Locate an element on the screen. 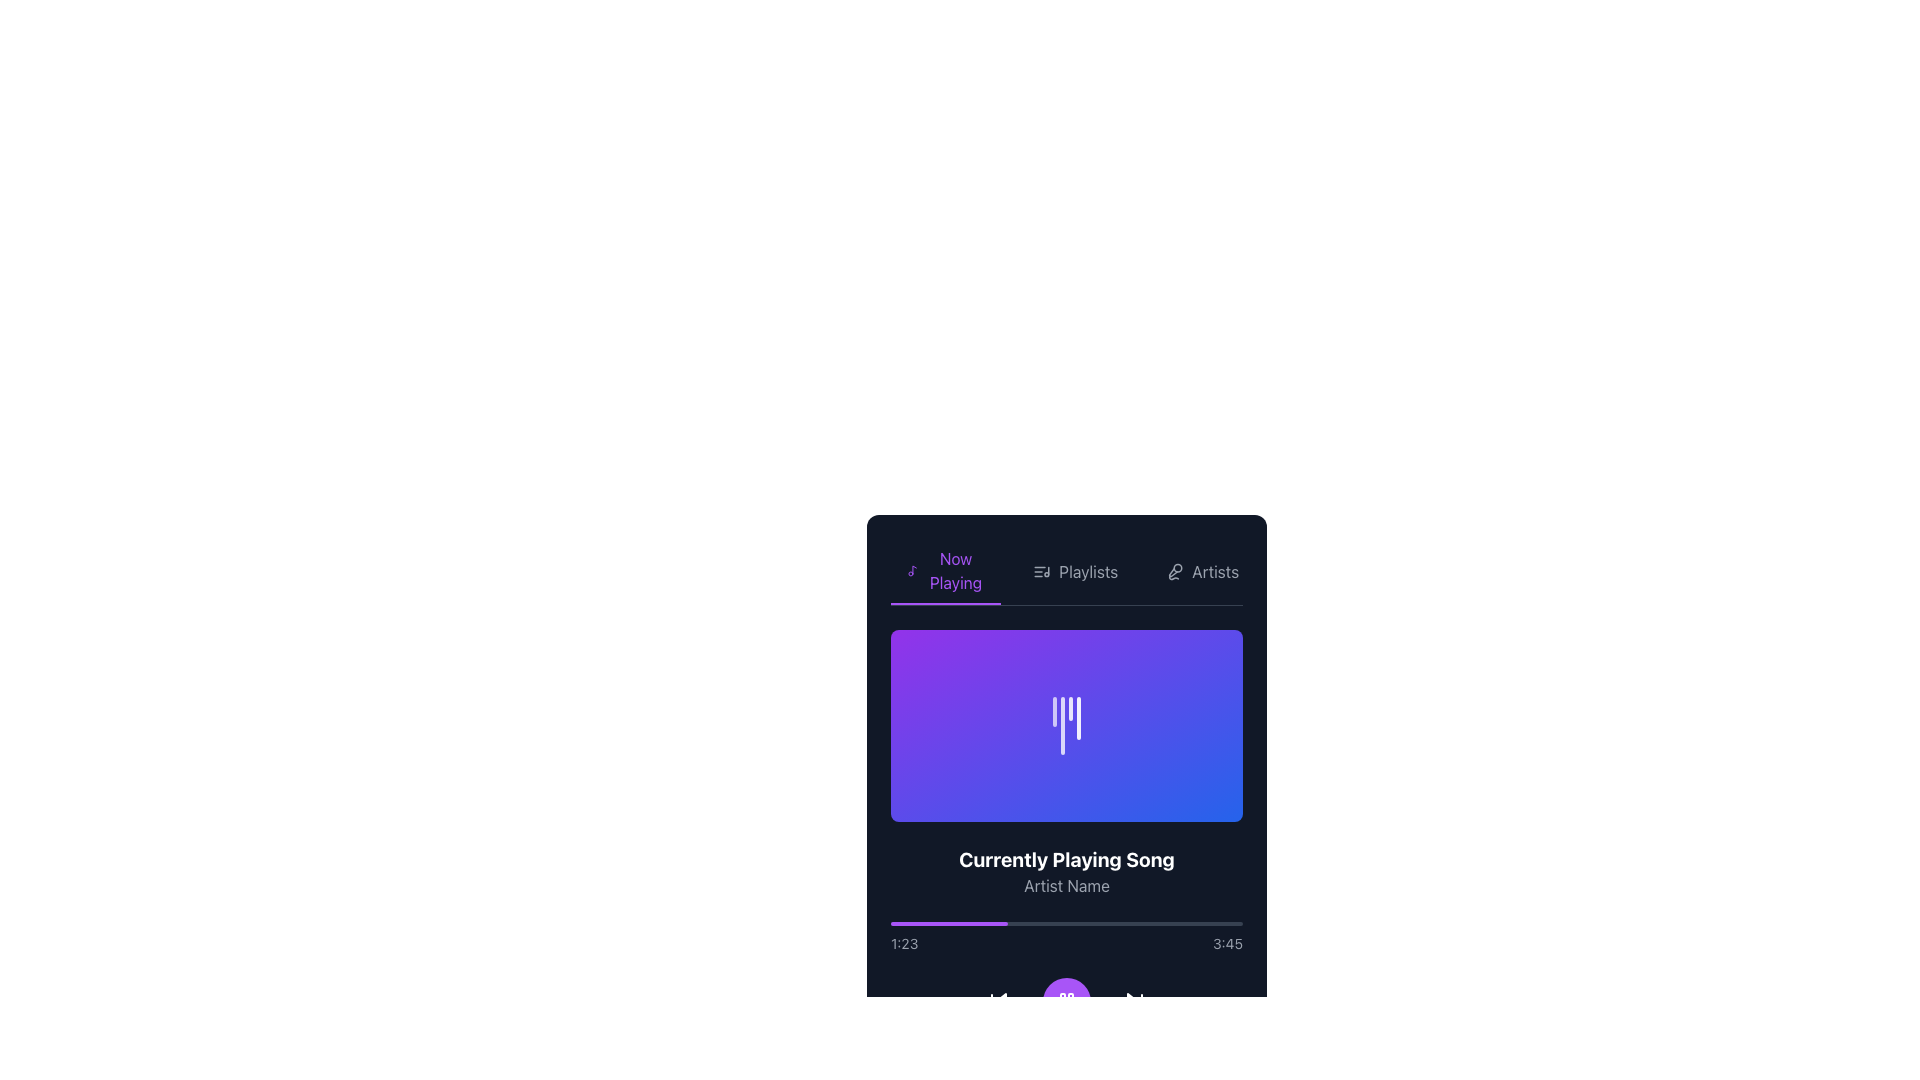 The image size is (1920, 1080). the pause icon located at the bottom-center of the media player interface is located at coordinates (1065, 1002).